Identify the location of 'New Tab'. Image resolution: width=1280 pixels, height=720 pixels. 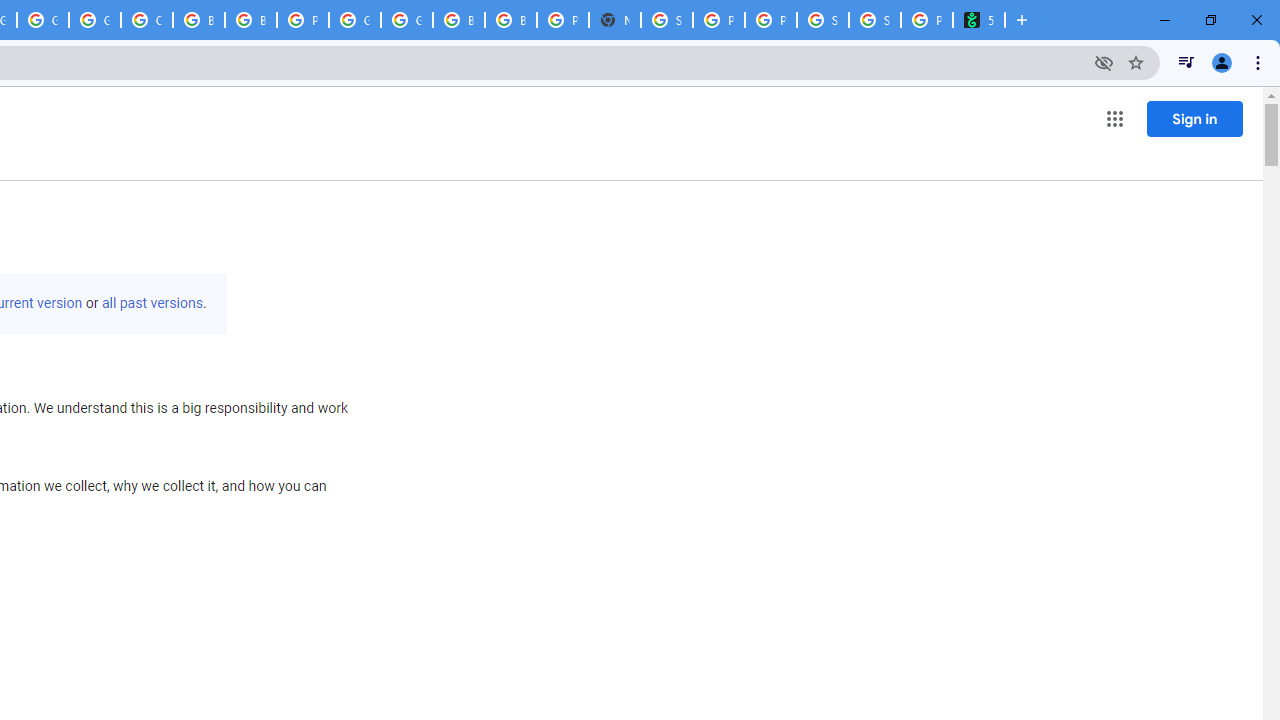
(614, 20).